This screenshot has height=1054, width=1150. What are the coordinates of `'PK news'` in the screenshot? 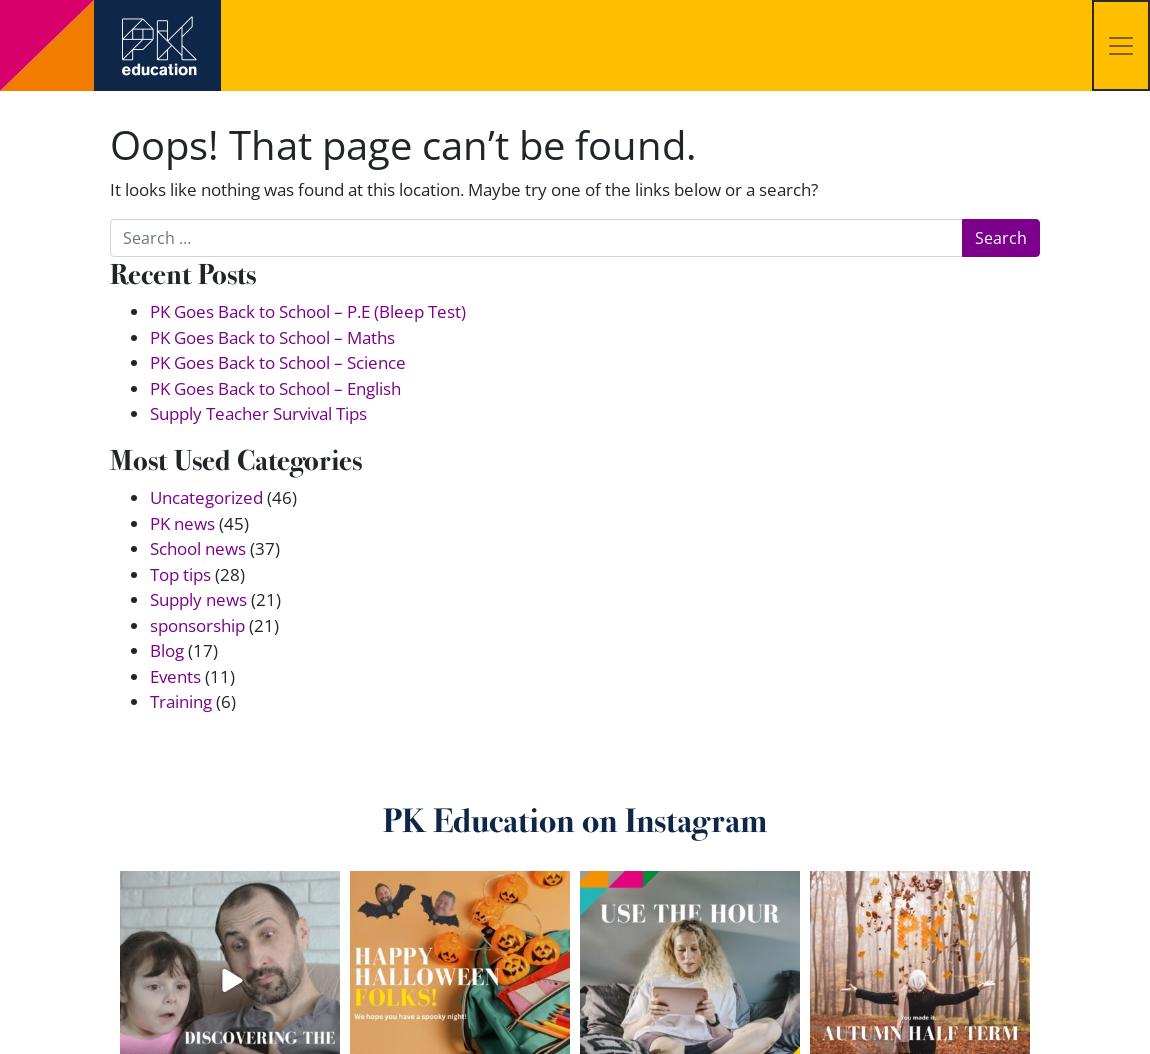 It's located at (148, 521).